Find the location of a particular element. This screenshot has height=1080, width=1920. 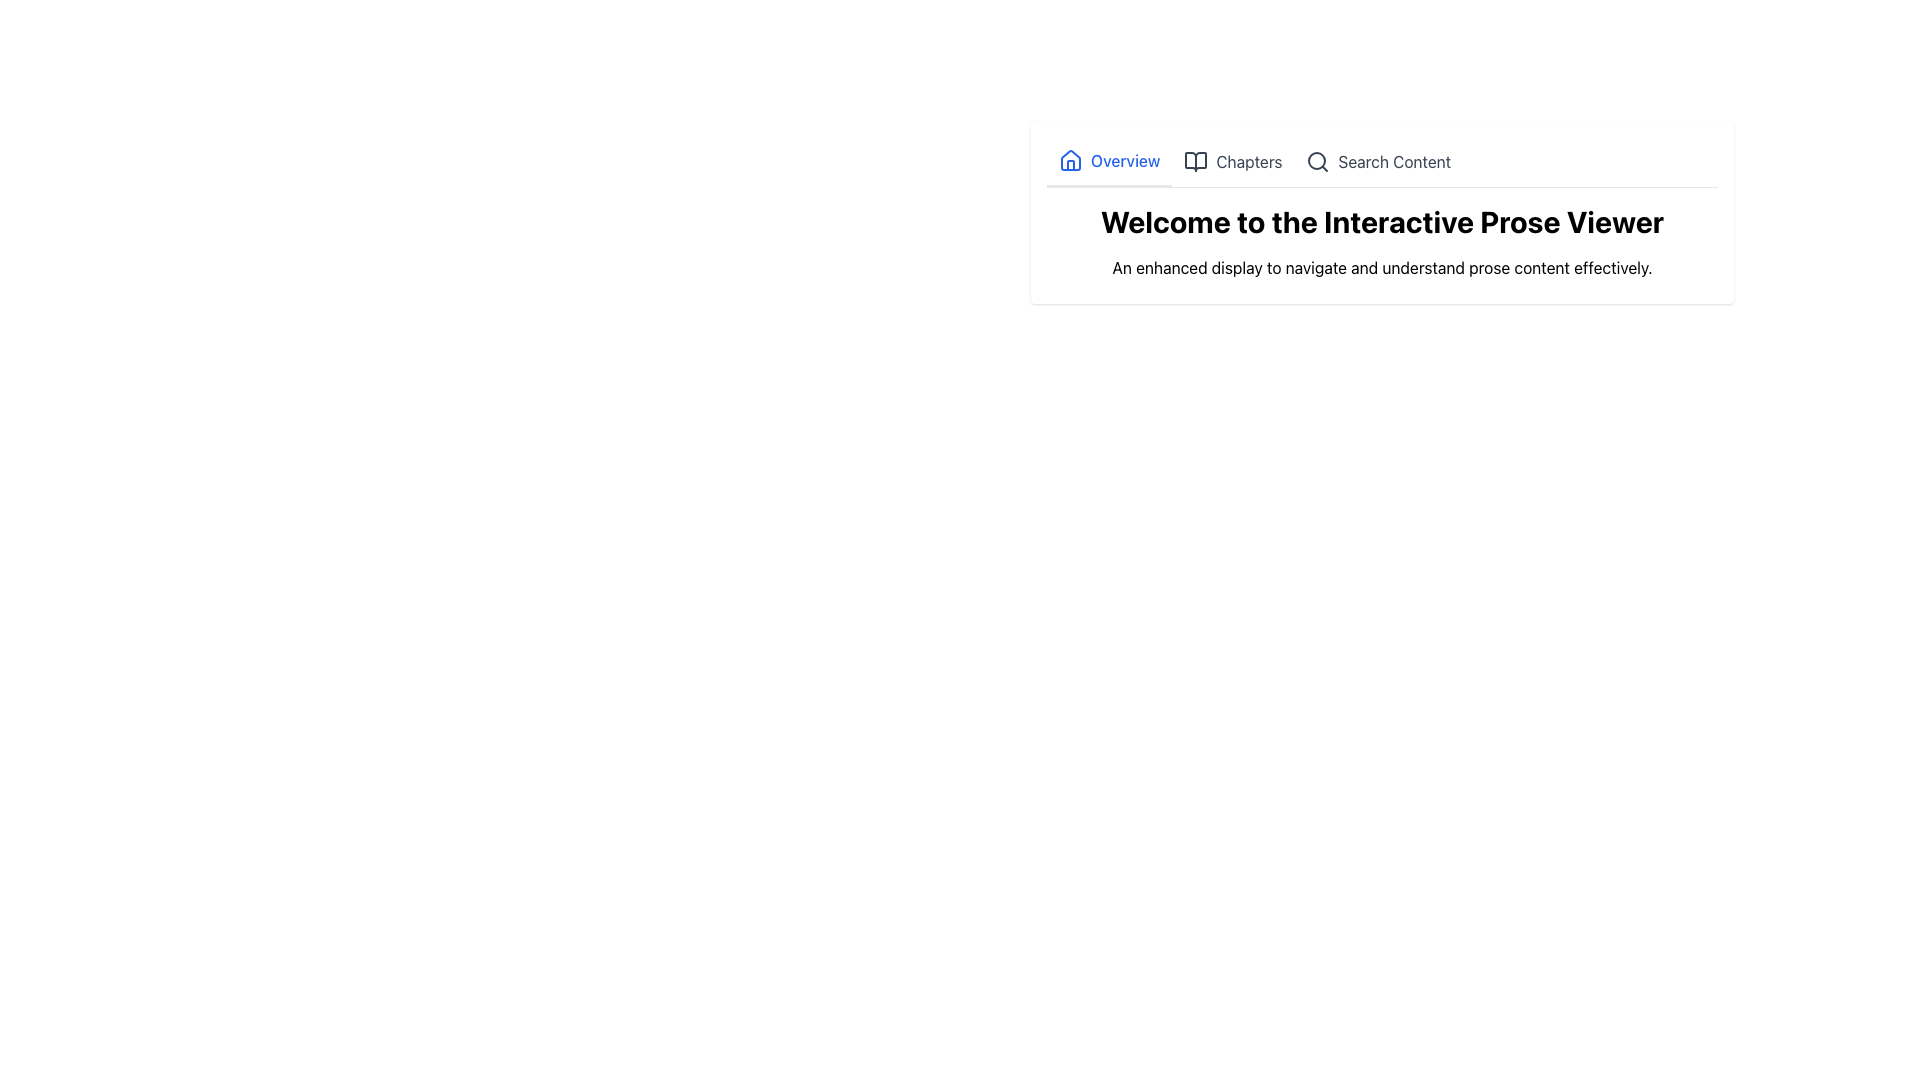

the navigation icon located between the 'Overview' house icon and the 'Search Content' magnifying glass icon is located at coordinates (1196, 161).